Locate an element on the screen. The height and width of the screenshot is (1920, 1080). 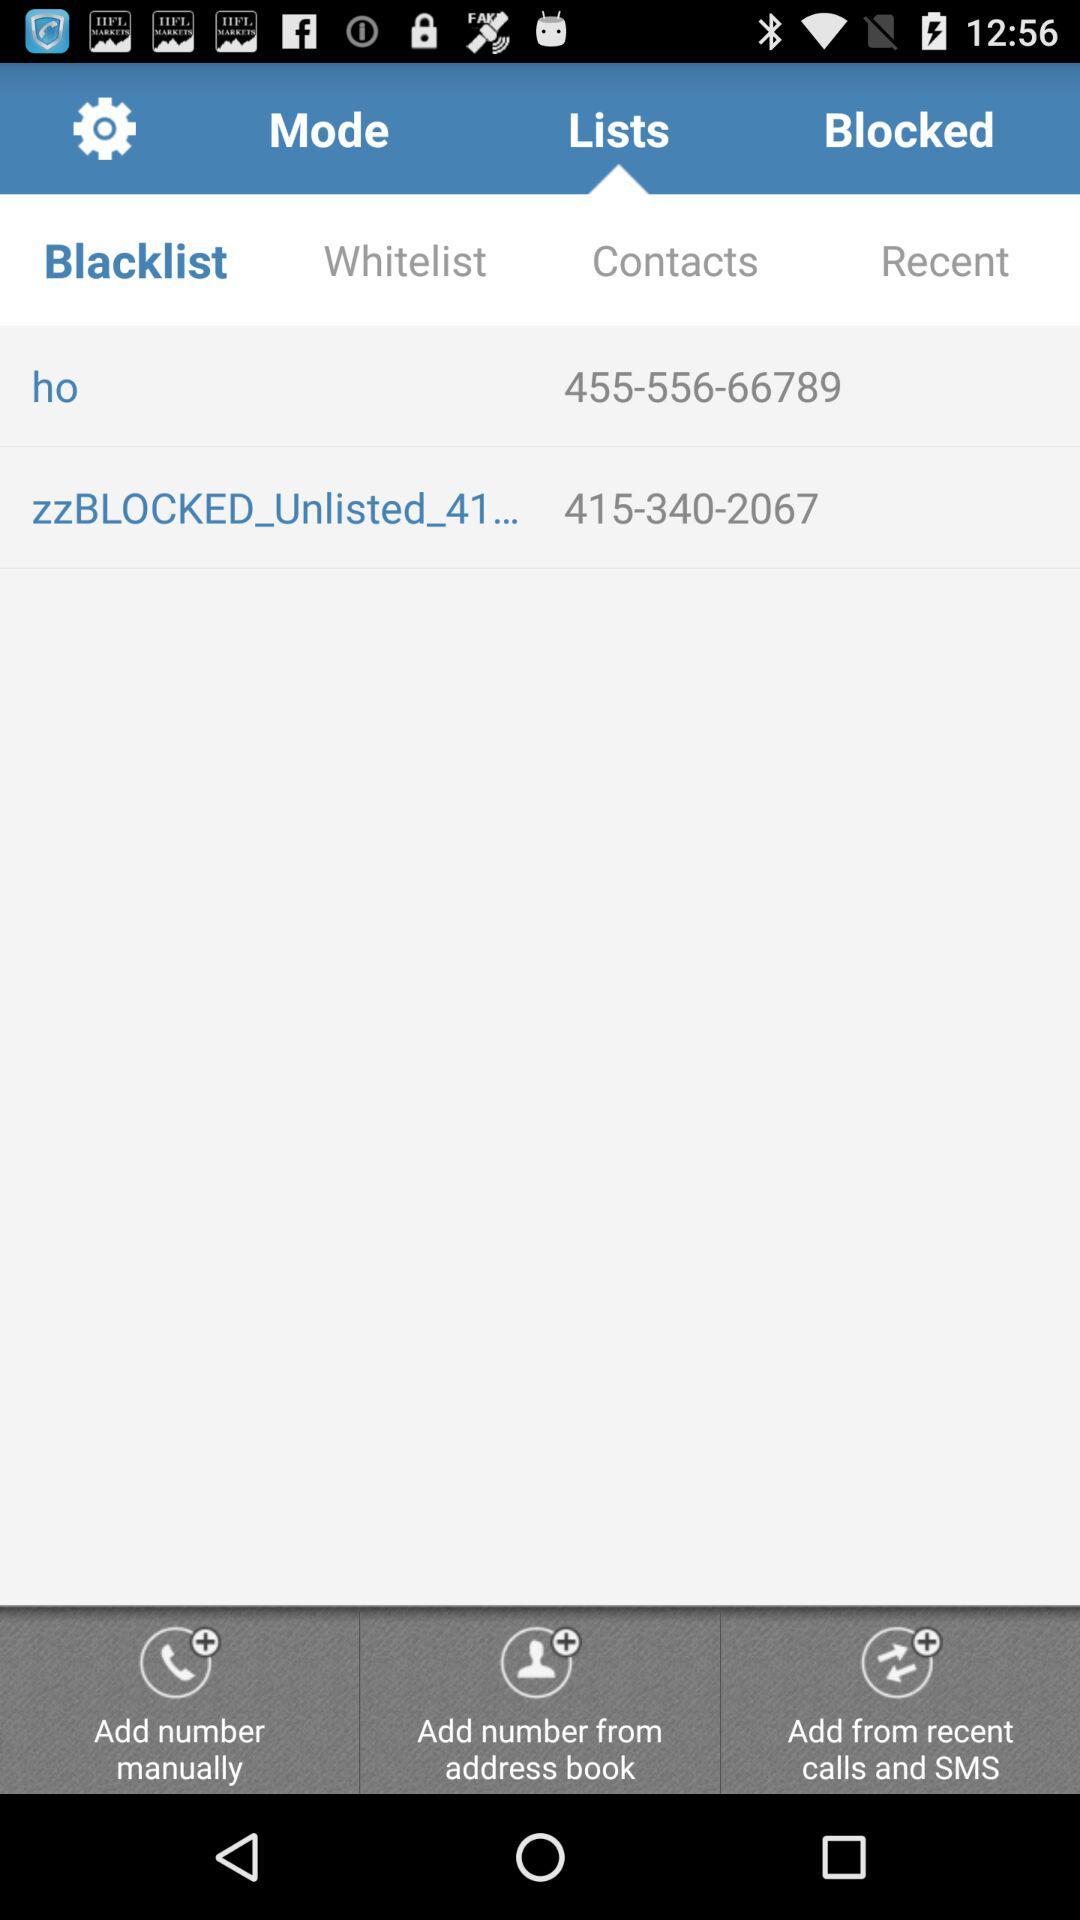
the ho is located at coordinates (281, 385).